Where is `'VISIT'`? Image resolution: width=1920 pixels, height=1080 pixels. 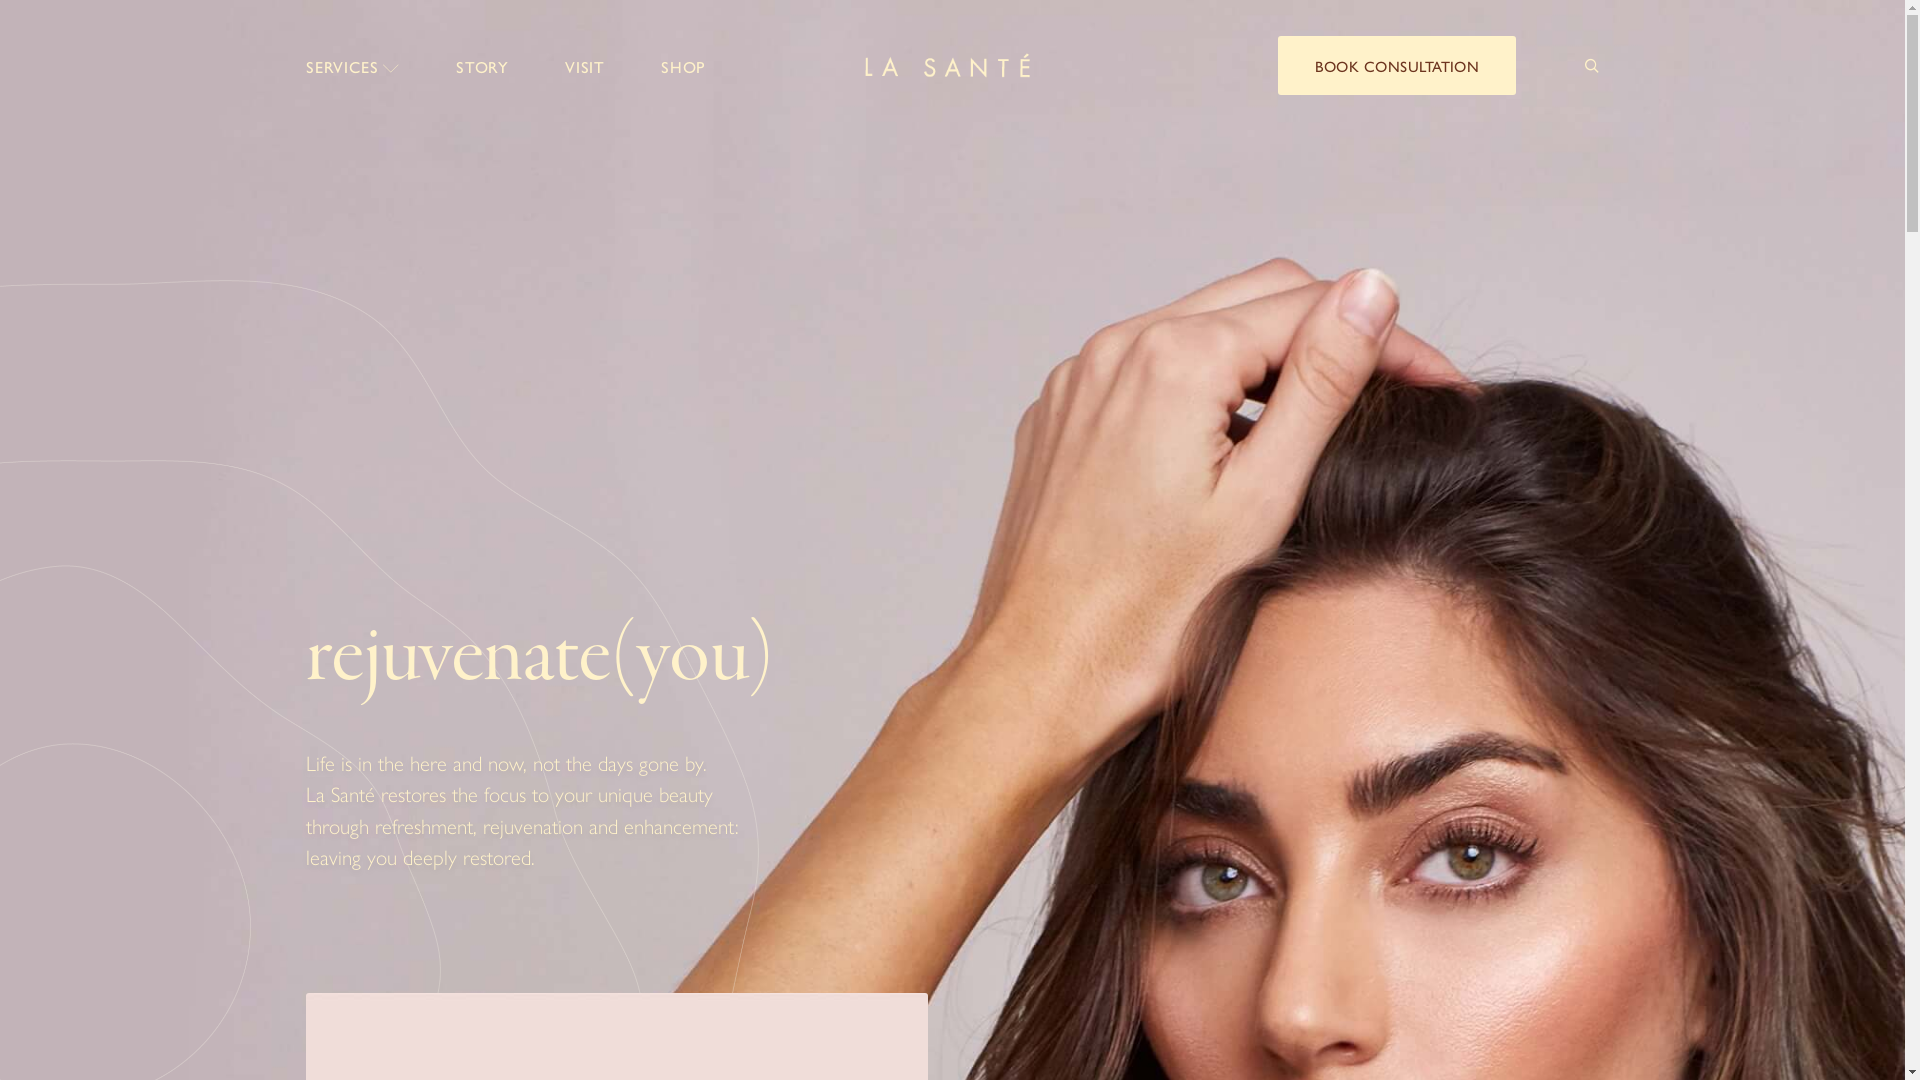
'VISIT' is located at coordinates (564, 65).